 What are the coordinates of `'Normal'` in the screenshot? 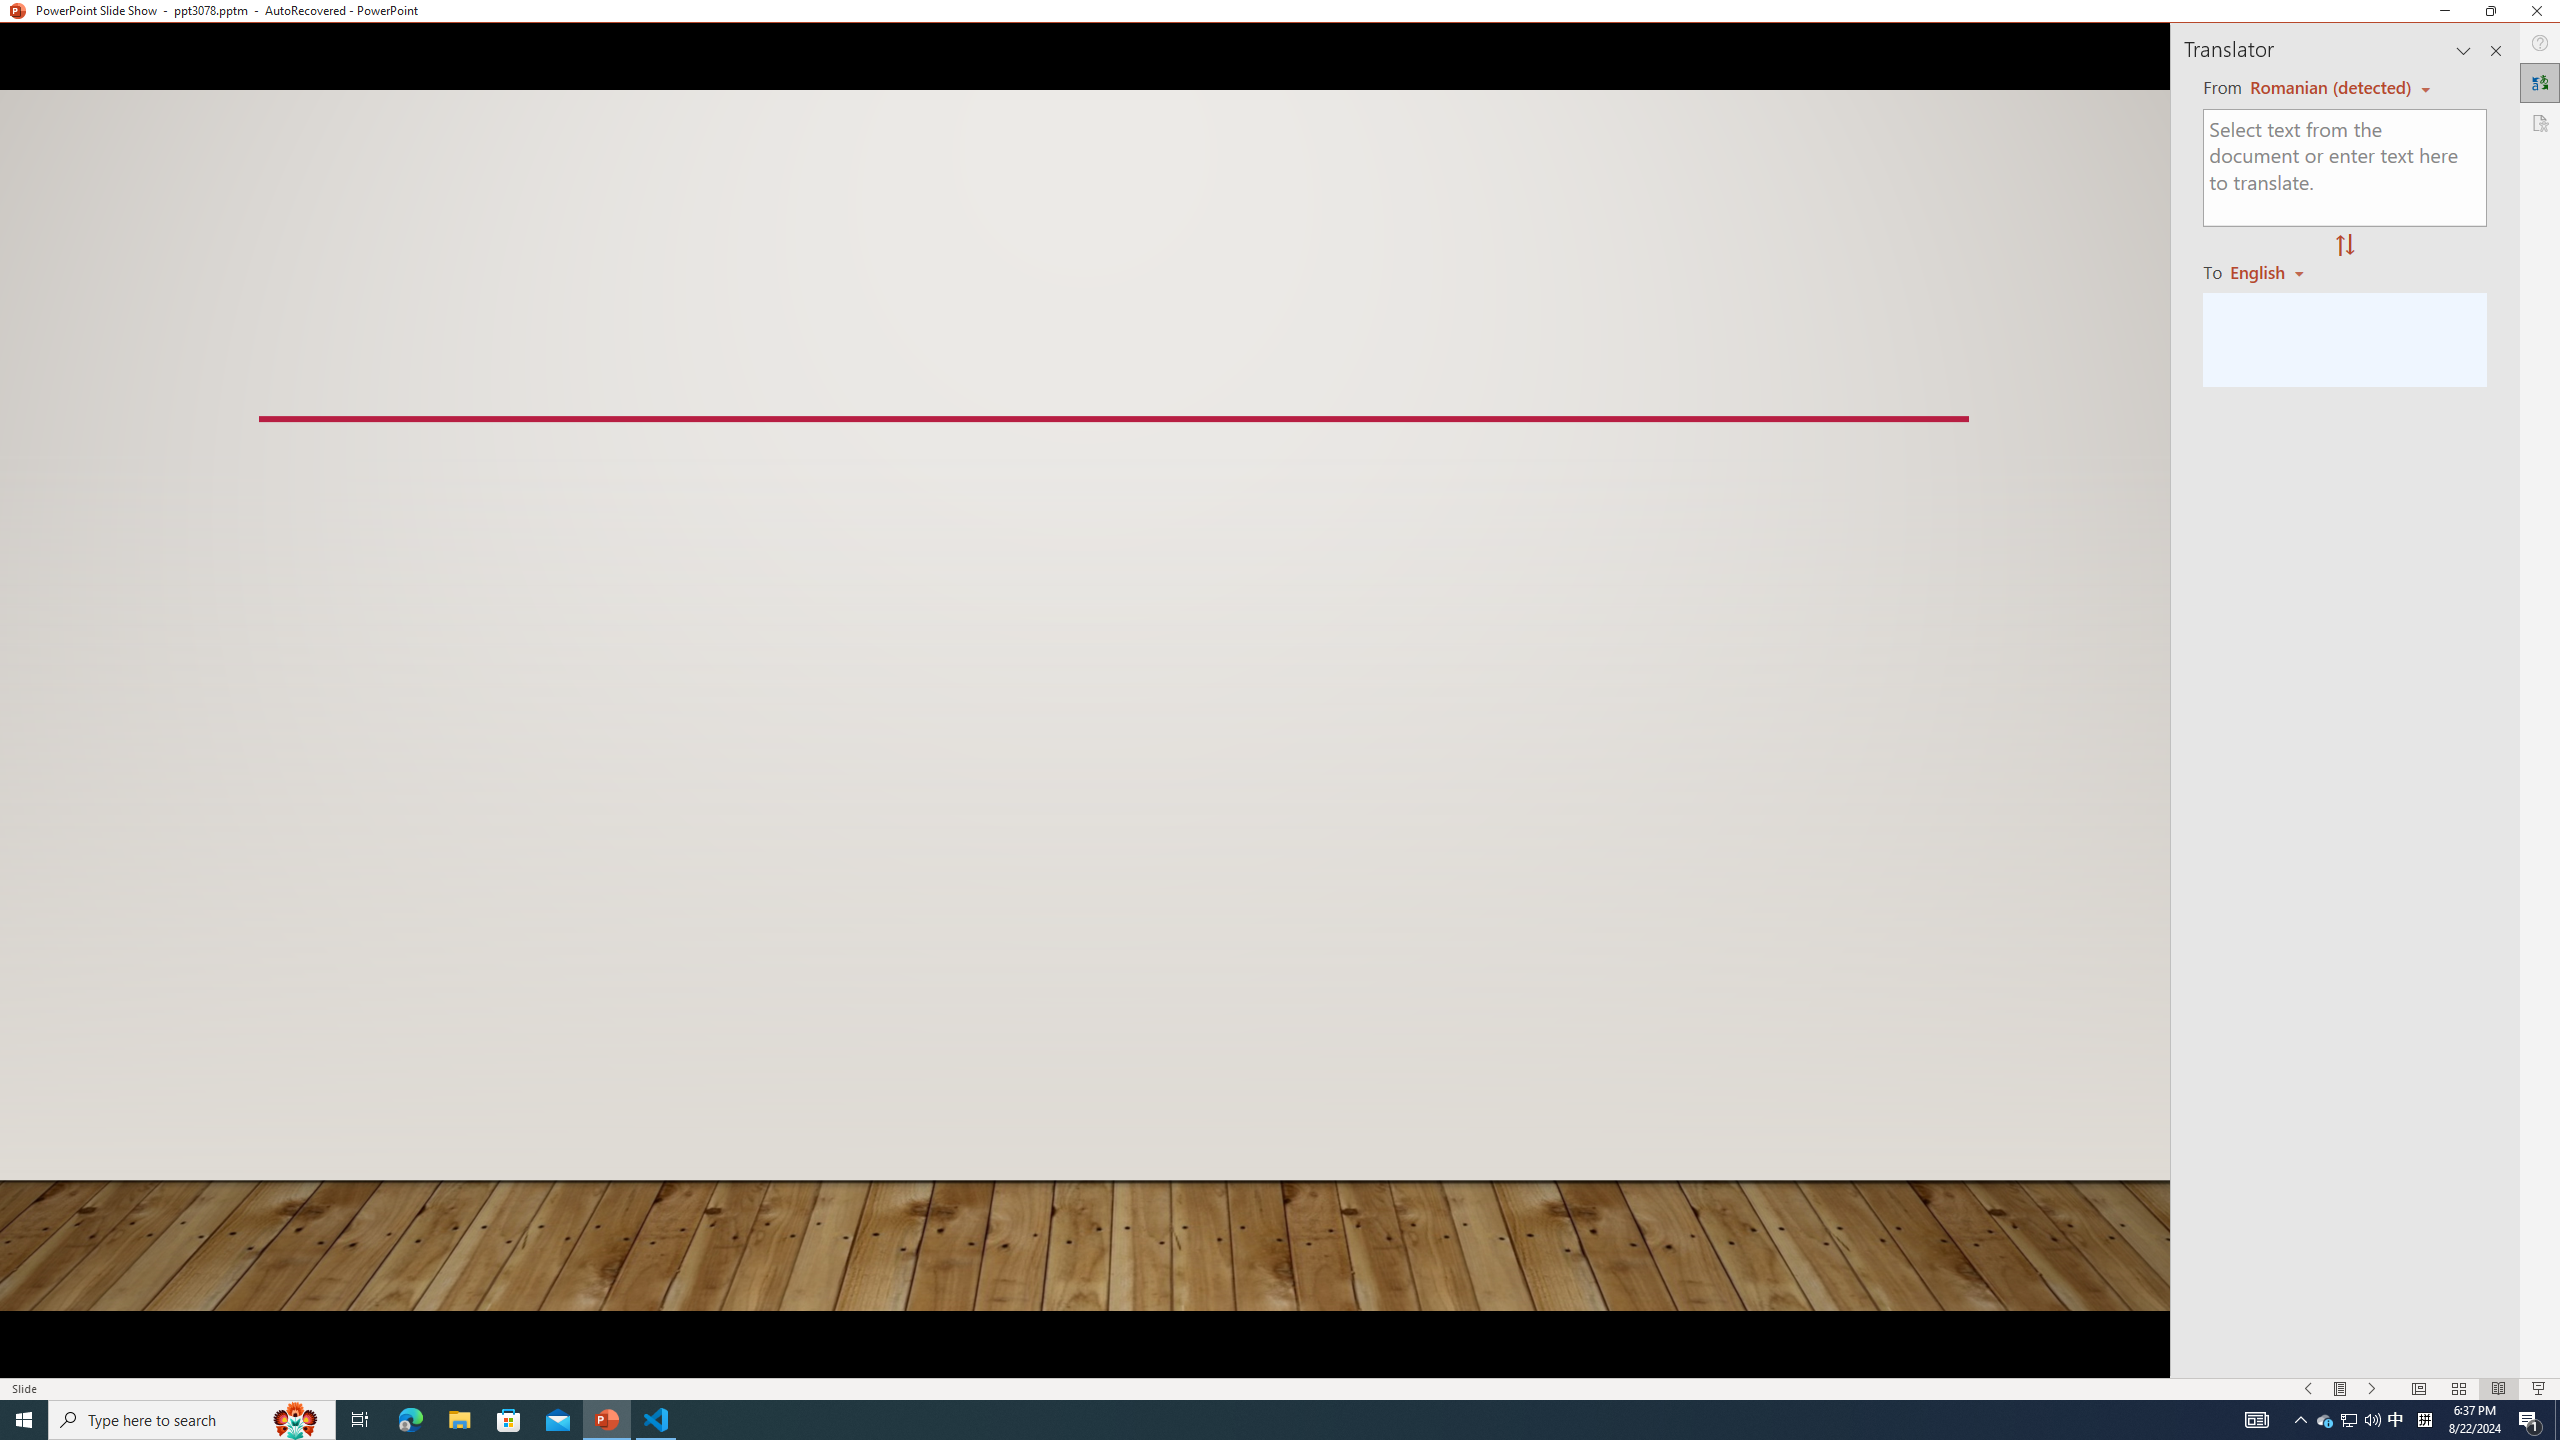 It's located at (2418, 1389).